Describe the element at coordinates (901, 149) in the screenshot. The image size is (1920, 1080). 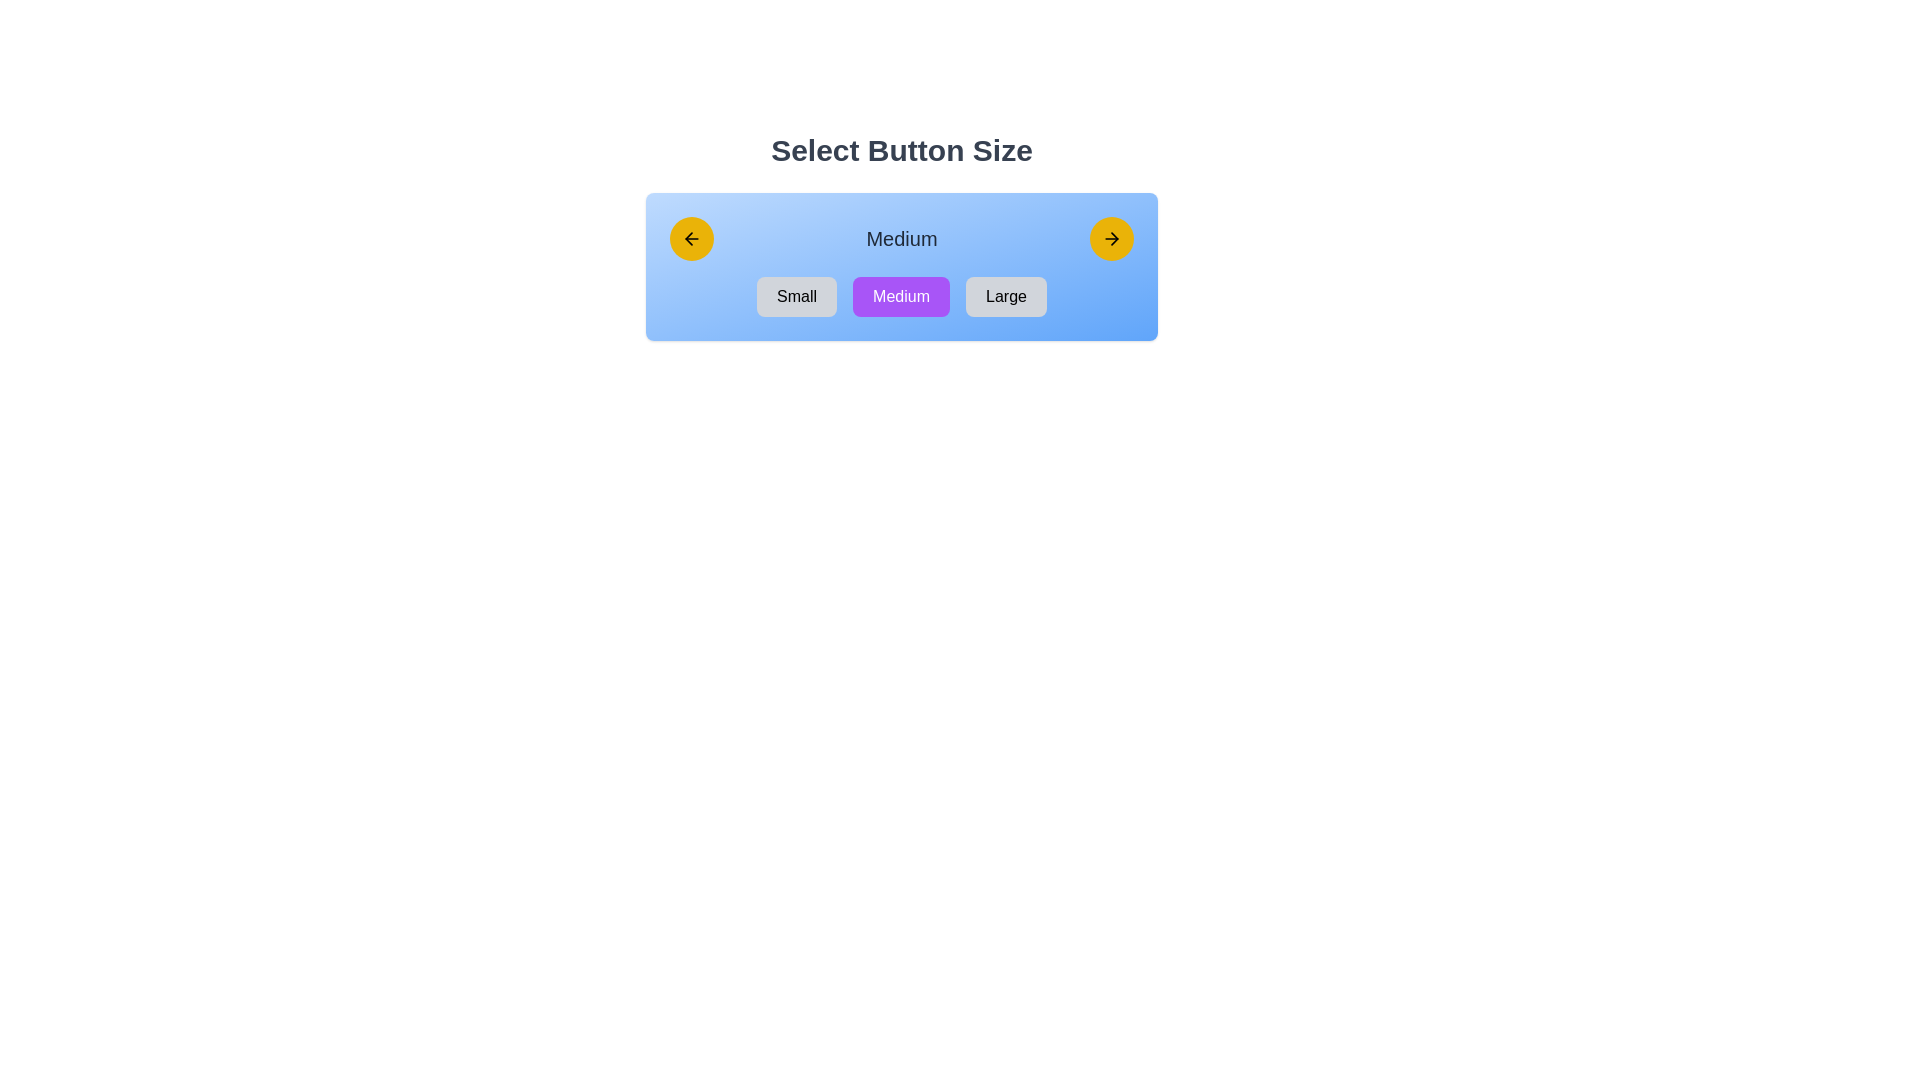
I see `the static text heading that indicates the purpose of the section for selecting button size, which is centrally aligned above a blue gradient box` at that location.